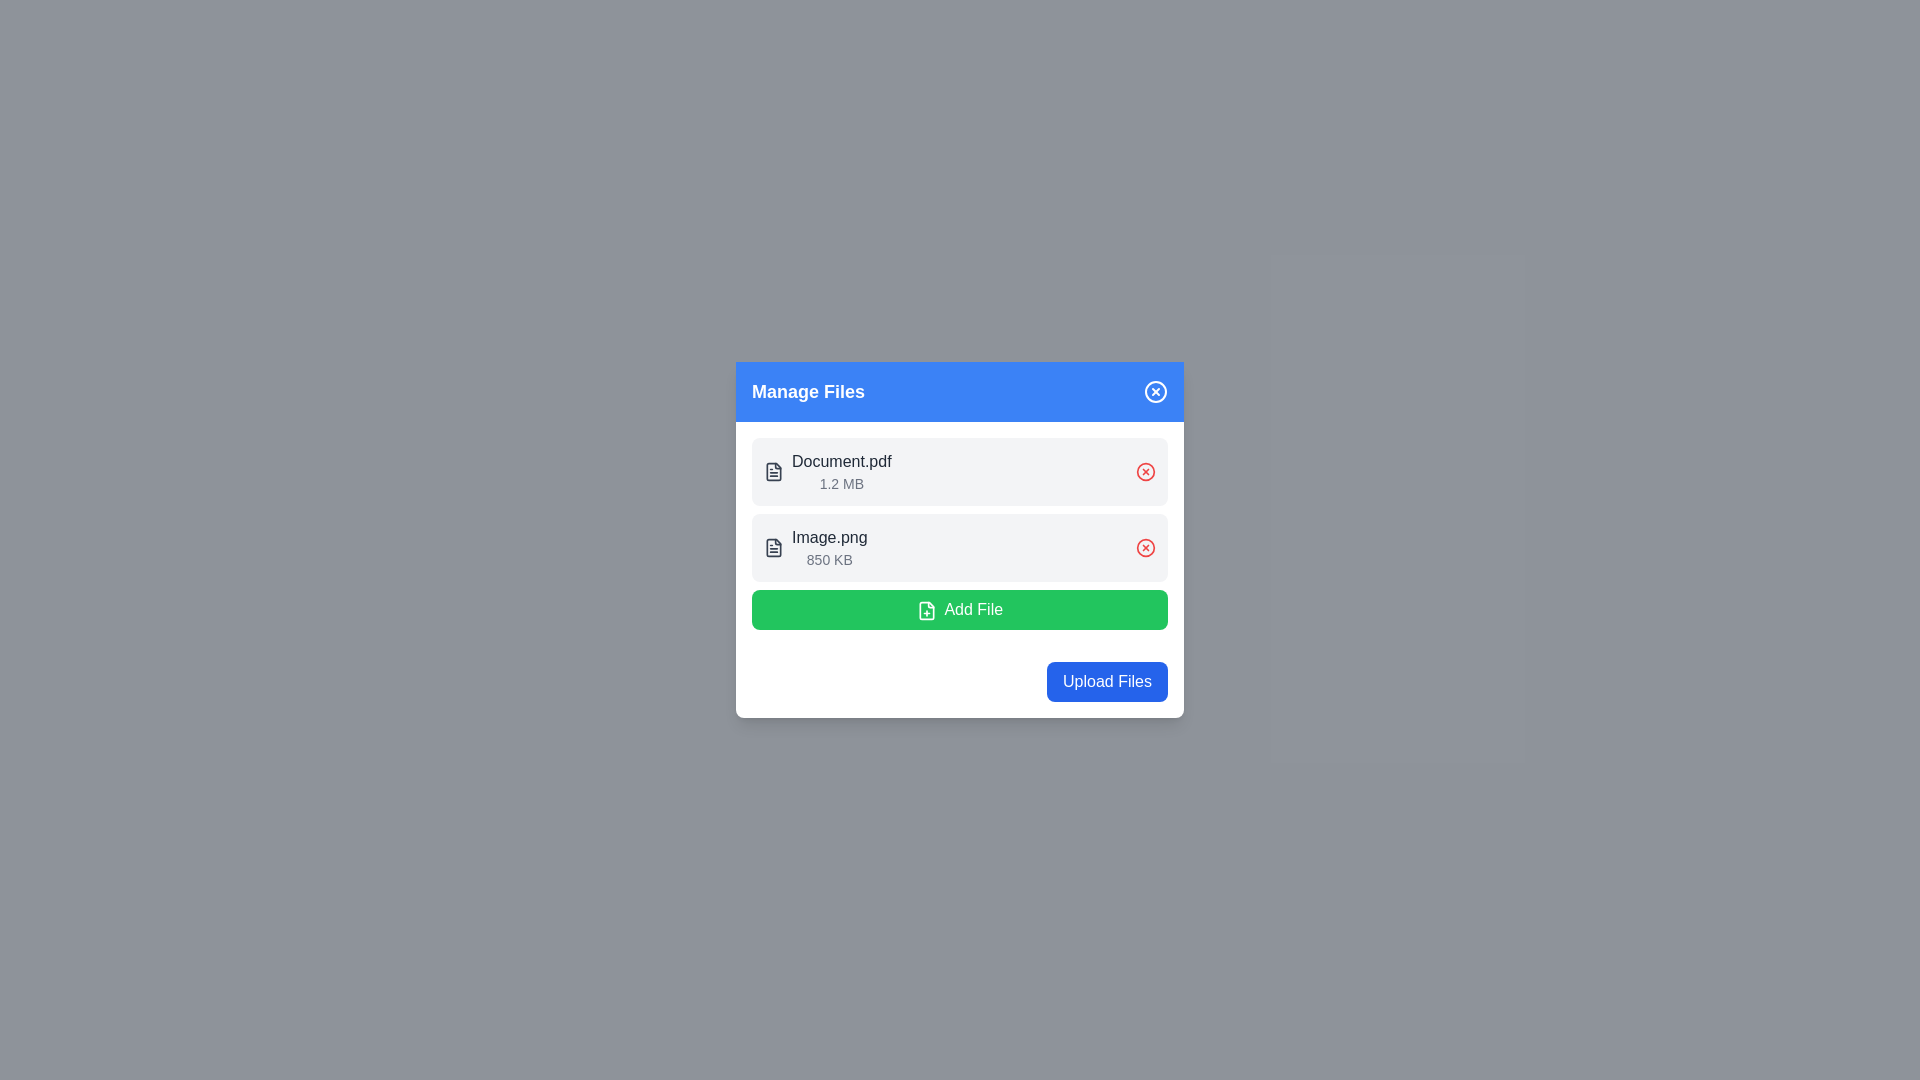 Image resolution: width=1920 pixels, height=1080 pixels. I want to click on the document icon resembling a document with a text overlay, located, so click(772, 471).